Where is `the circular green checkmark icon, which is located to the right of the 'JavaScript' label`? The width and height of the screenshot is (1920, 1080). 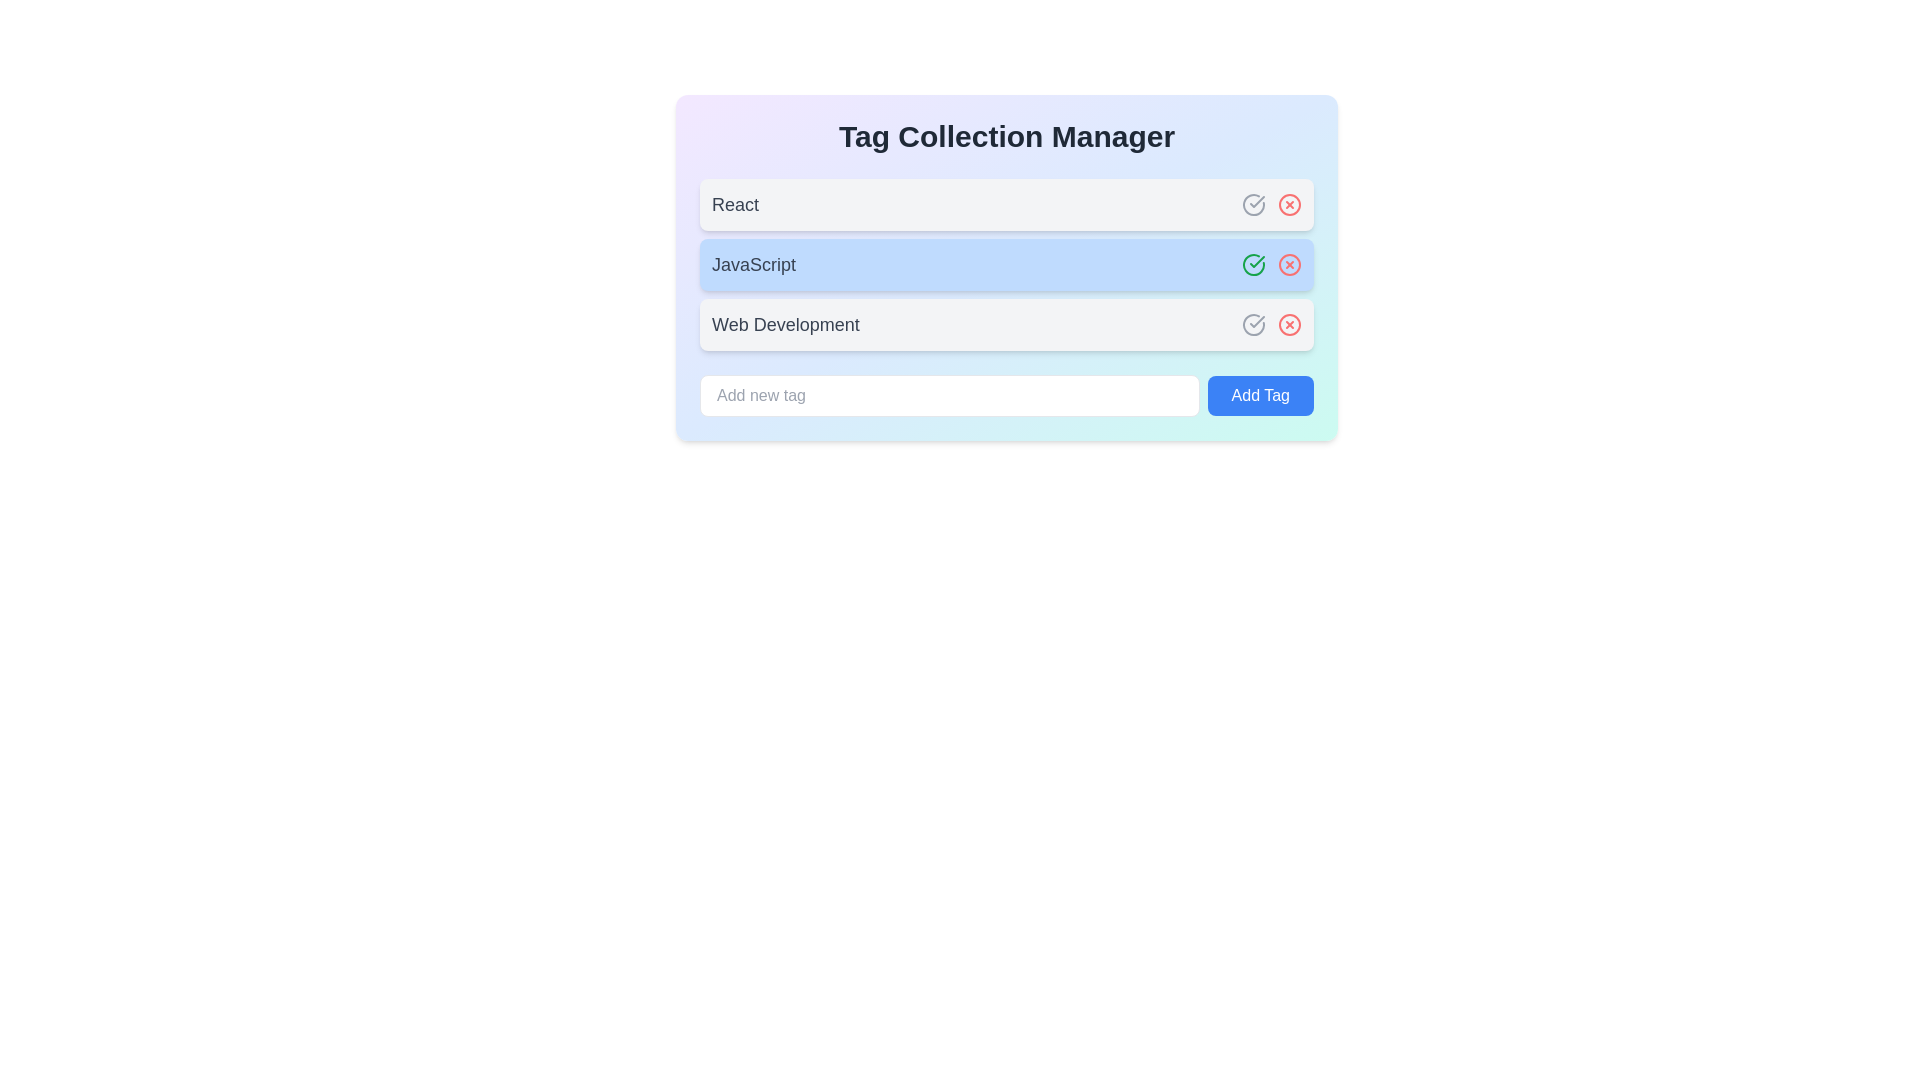
the circular green checkmark icon, which is located to the right of the 'JavaScript' label is located at coordinates (1252, 264).